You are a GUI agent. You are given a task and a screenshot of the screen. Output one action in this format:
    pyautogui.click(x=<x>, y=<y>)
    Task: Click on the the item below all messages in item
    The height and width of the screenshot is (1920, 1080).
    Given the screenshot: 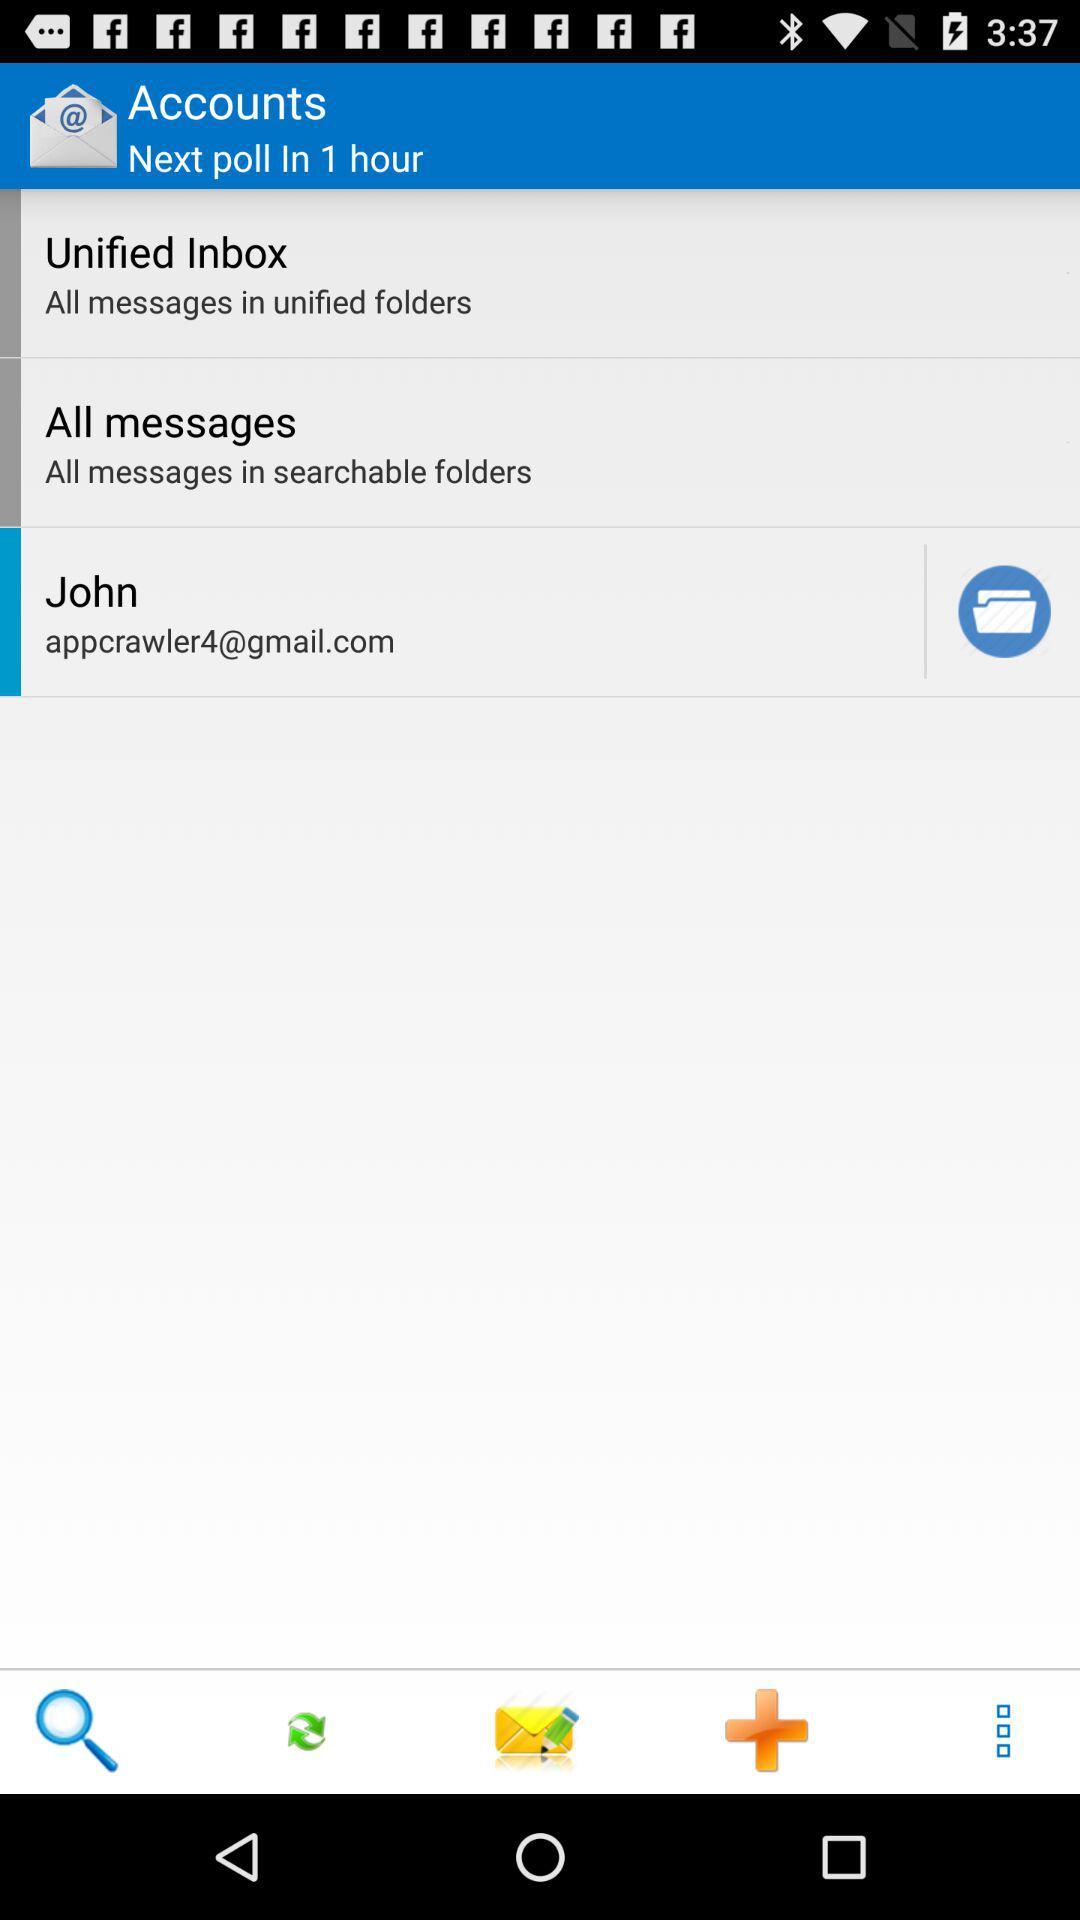 What is the action you would take?
    pyautogui.click(x=1067, y=441)
    